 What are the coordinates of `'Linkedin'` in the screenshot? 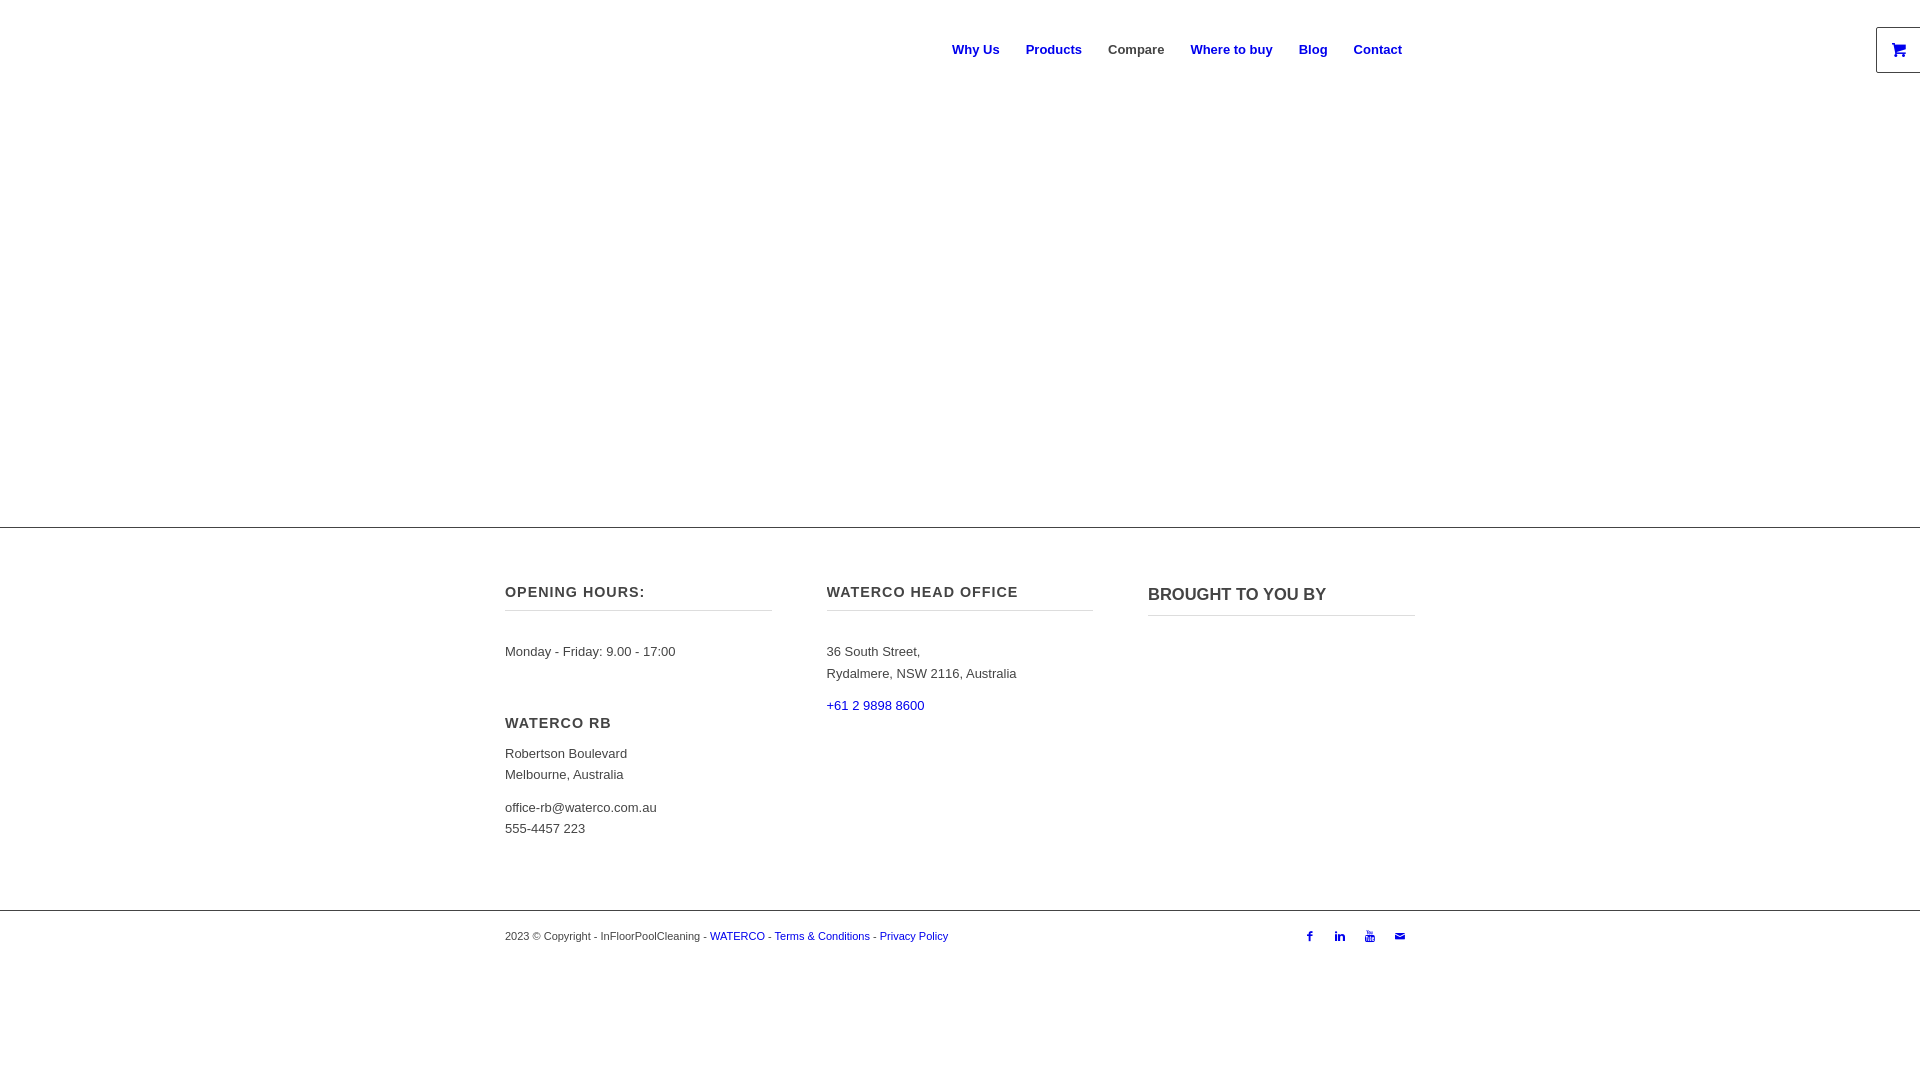 It's located at (1339, 936).